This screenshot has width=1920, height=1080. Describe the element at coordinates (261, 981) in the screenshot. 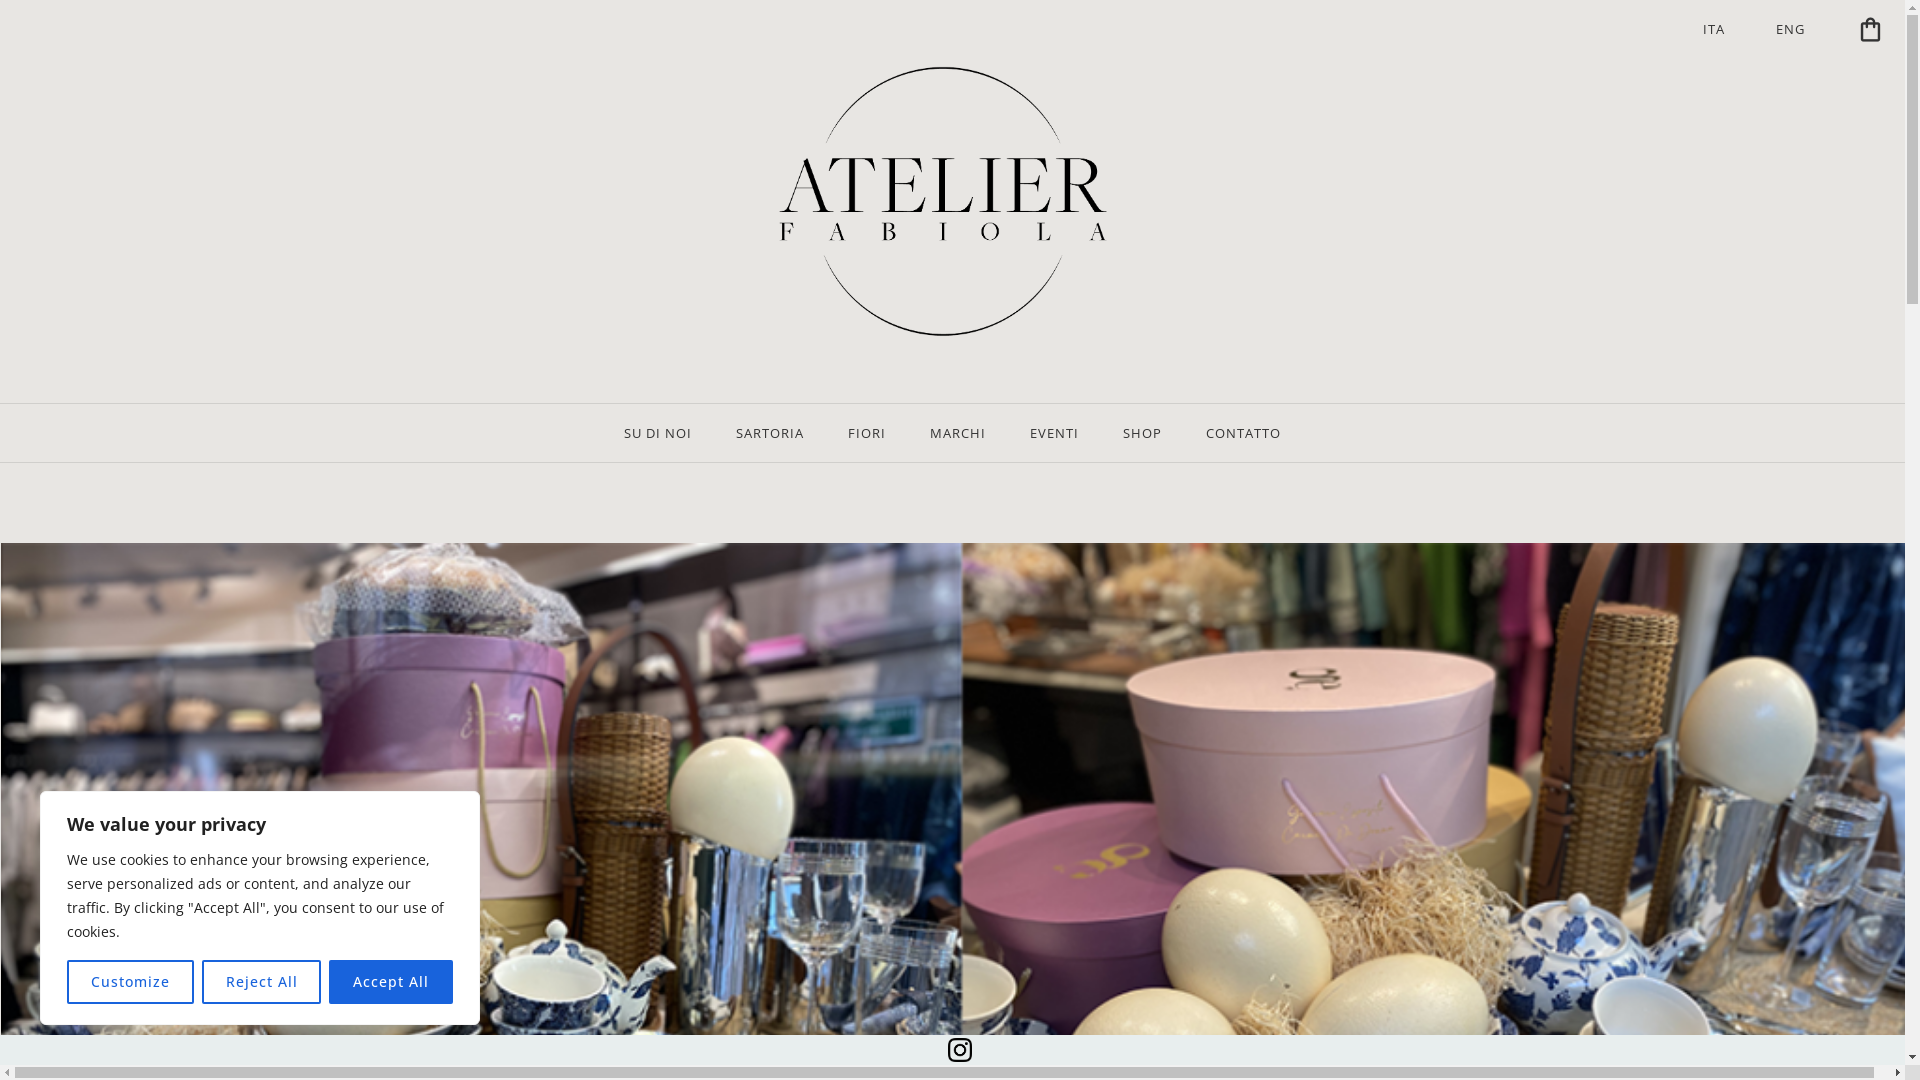

I see `'Reject All'` at that location.